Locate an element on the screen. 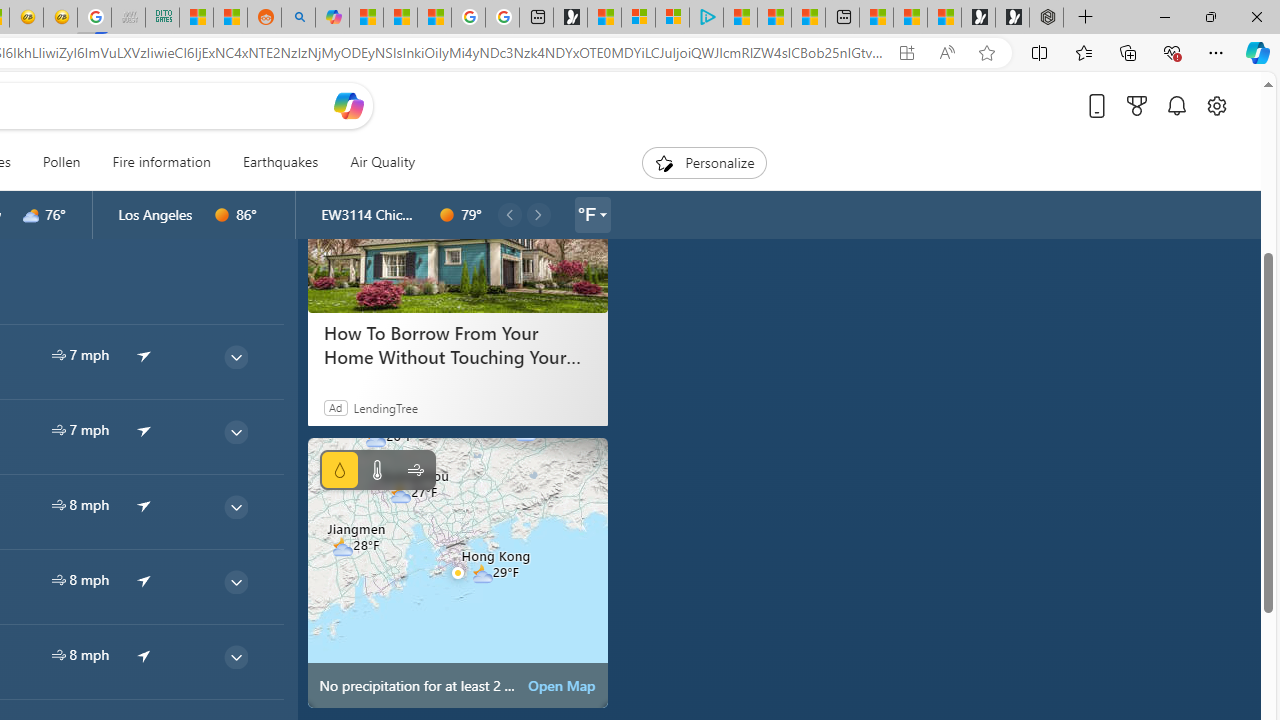 This screenshot has width=1280, height=720. 'Microsoft Copilot in Bing' is located at coordinates (332, 17).